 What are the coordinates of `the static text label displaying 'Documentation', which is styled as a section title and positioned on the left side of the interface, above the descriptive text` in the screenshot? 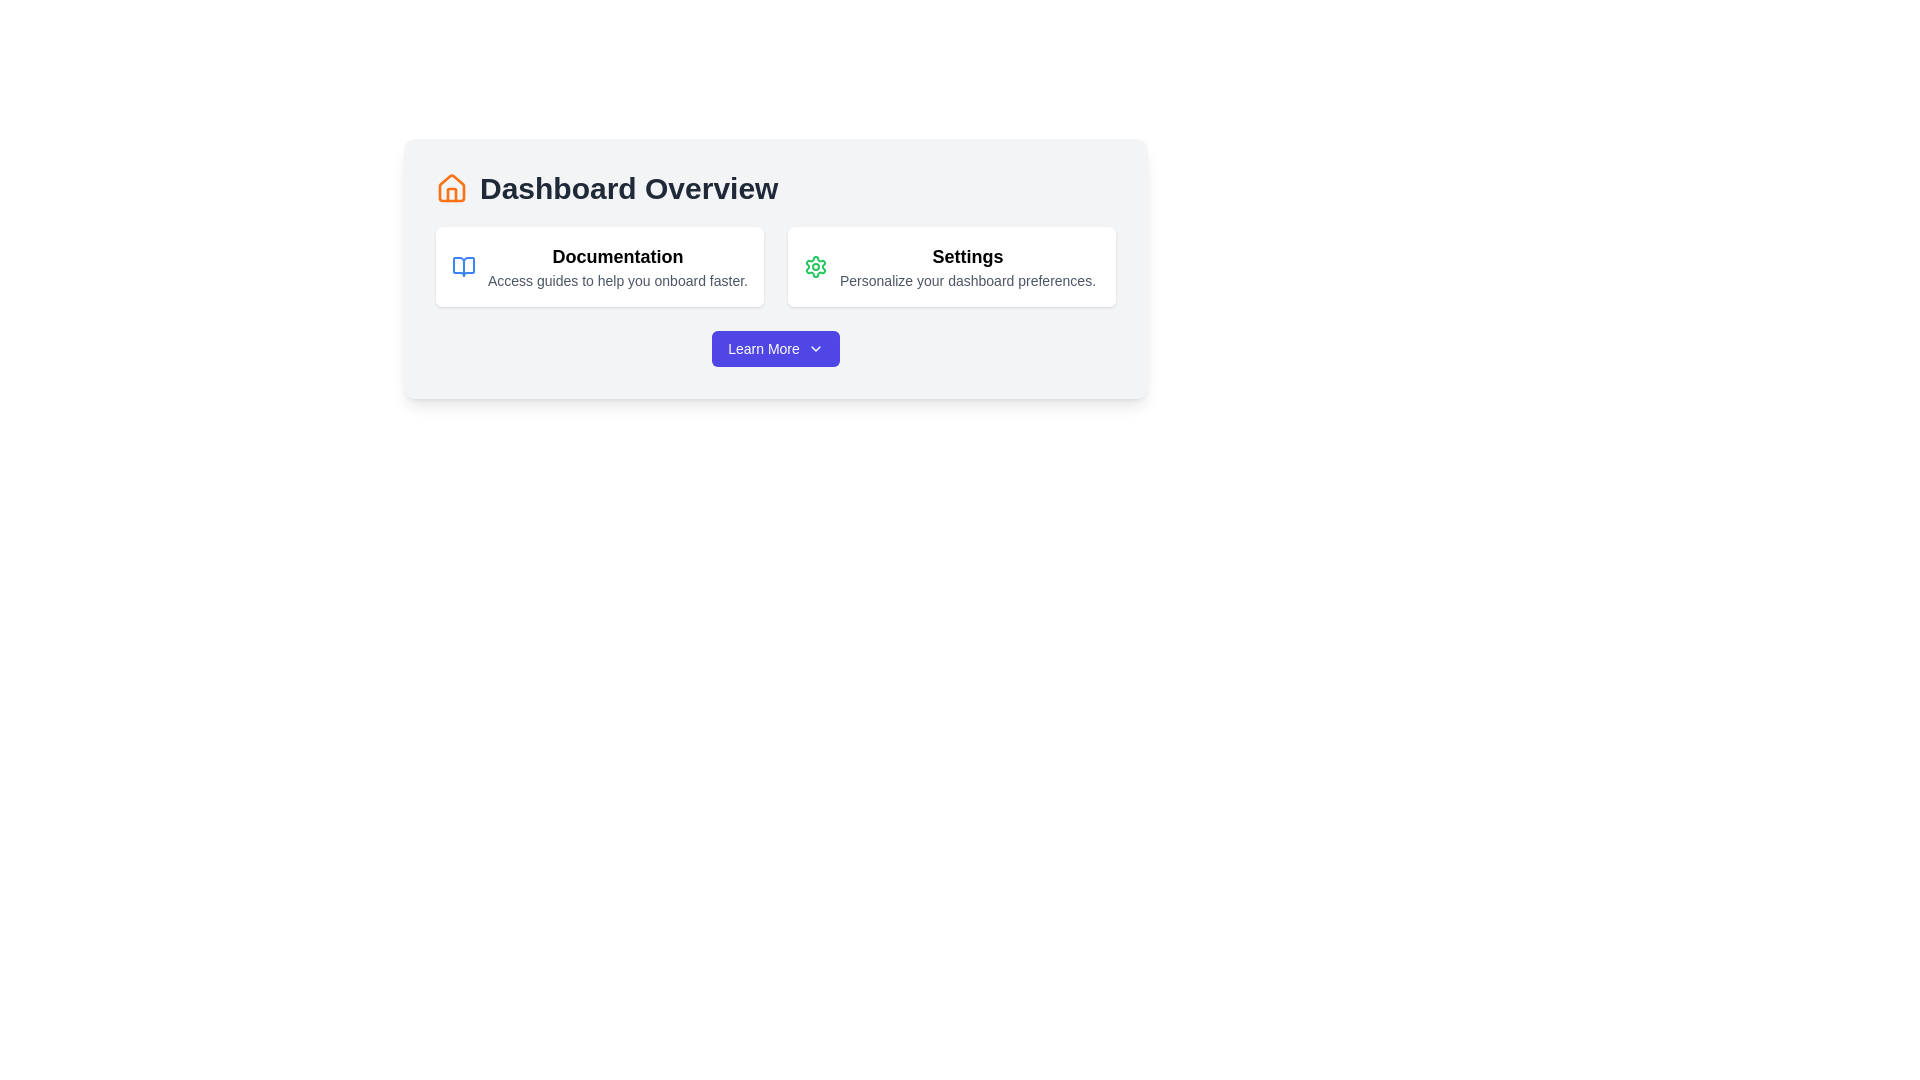 It's located at (617, 256).